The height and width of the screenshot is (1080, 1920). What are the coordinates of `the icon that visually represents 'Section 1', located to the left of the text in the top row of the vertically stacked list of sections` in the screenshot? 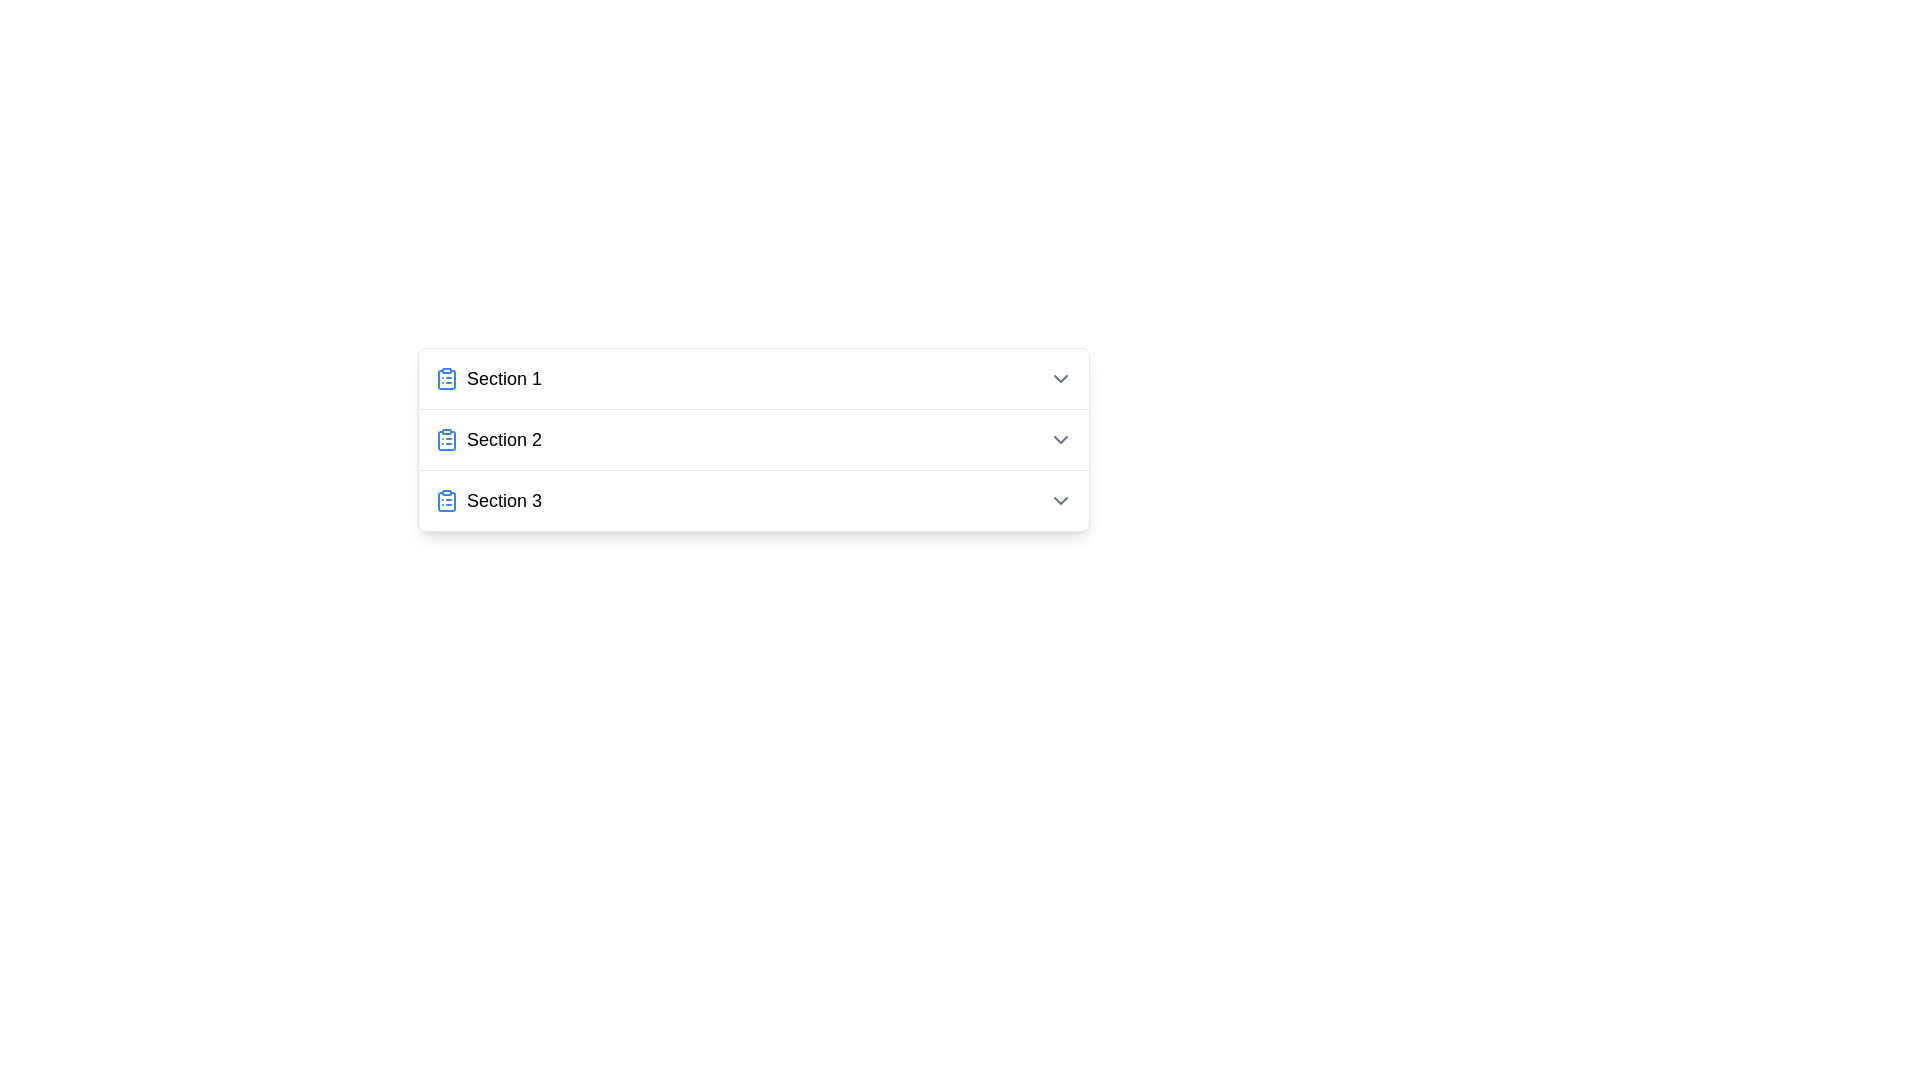 It's located at (445, 378).